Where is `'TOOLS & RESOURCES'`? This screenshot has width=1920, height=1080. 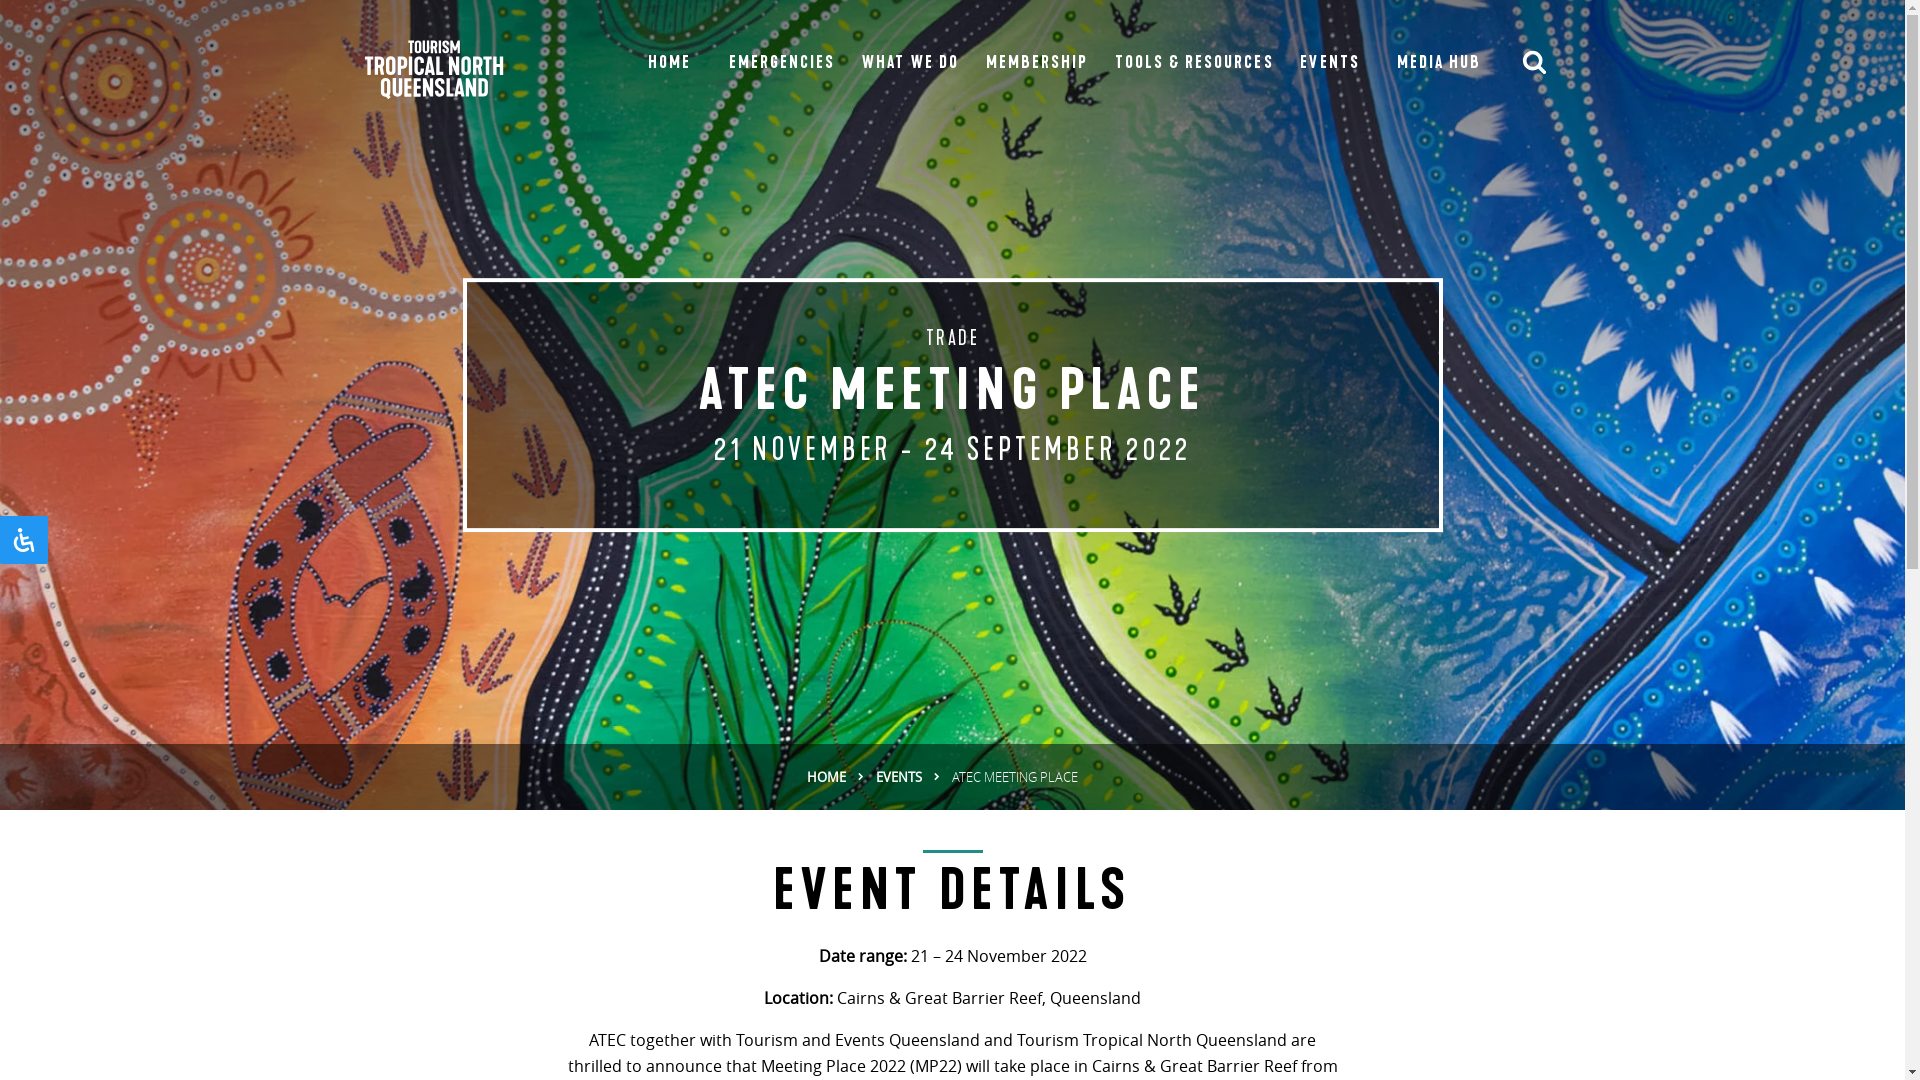
'TOOLS & RESOURCES' is located at coordinates (1113, 61).